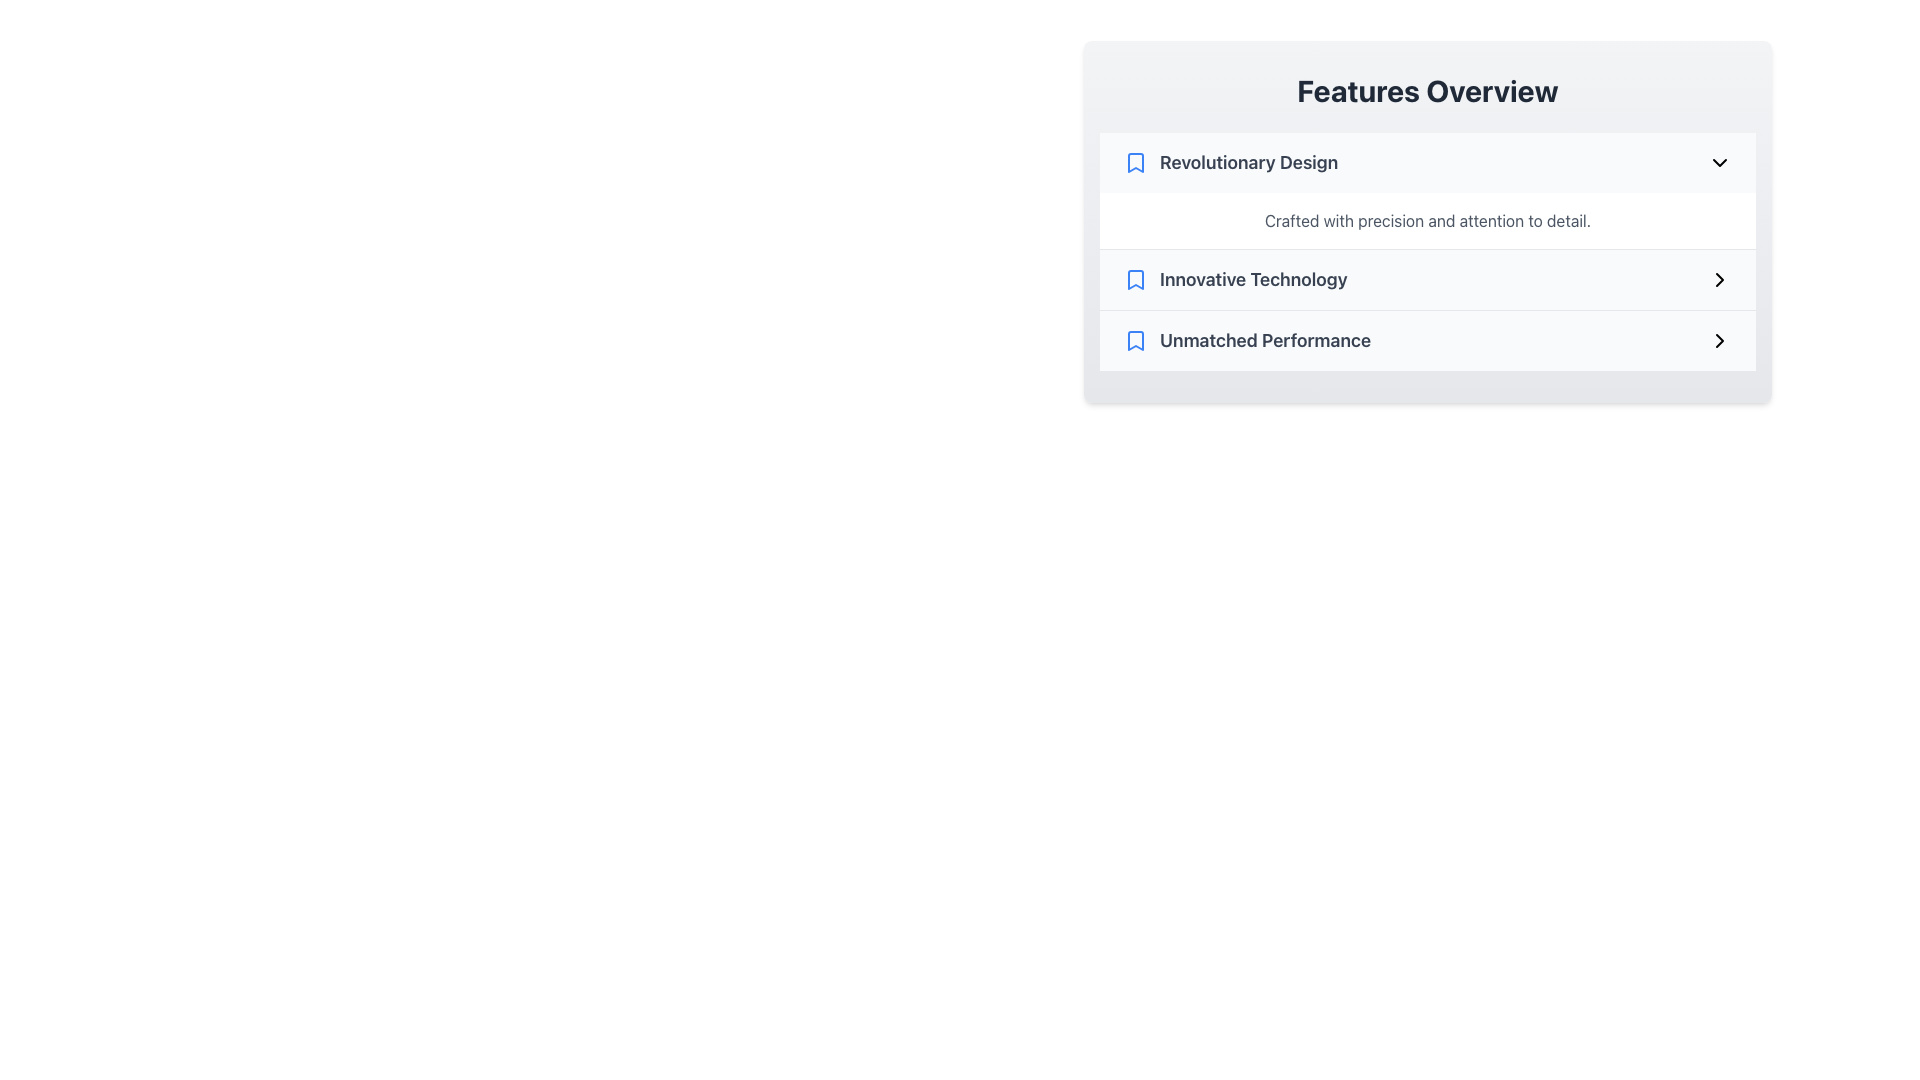  Describe the element at coordinates (1229, 161) in the screenshot. I see `the 'Revolutionary Design' label to copy the text` at that location.